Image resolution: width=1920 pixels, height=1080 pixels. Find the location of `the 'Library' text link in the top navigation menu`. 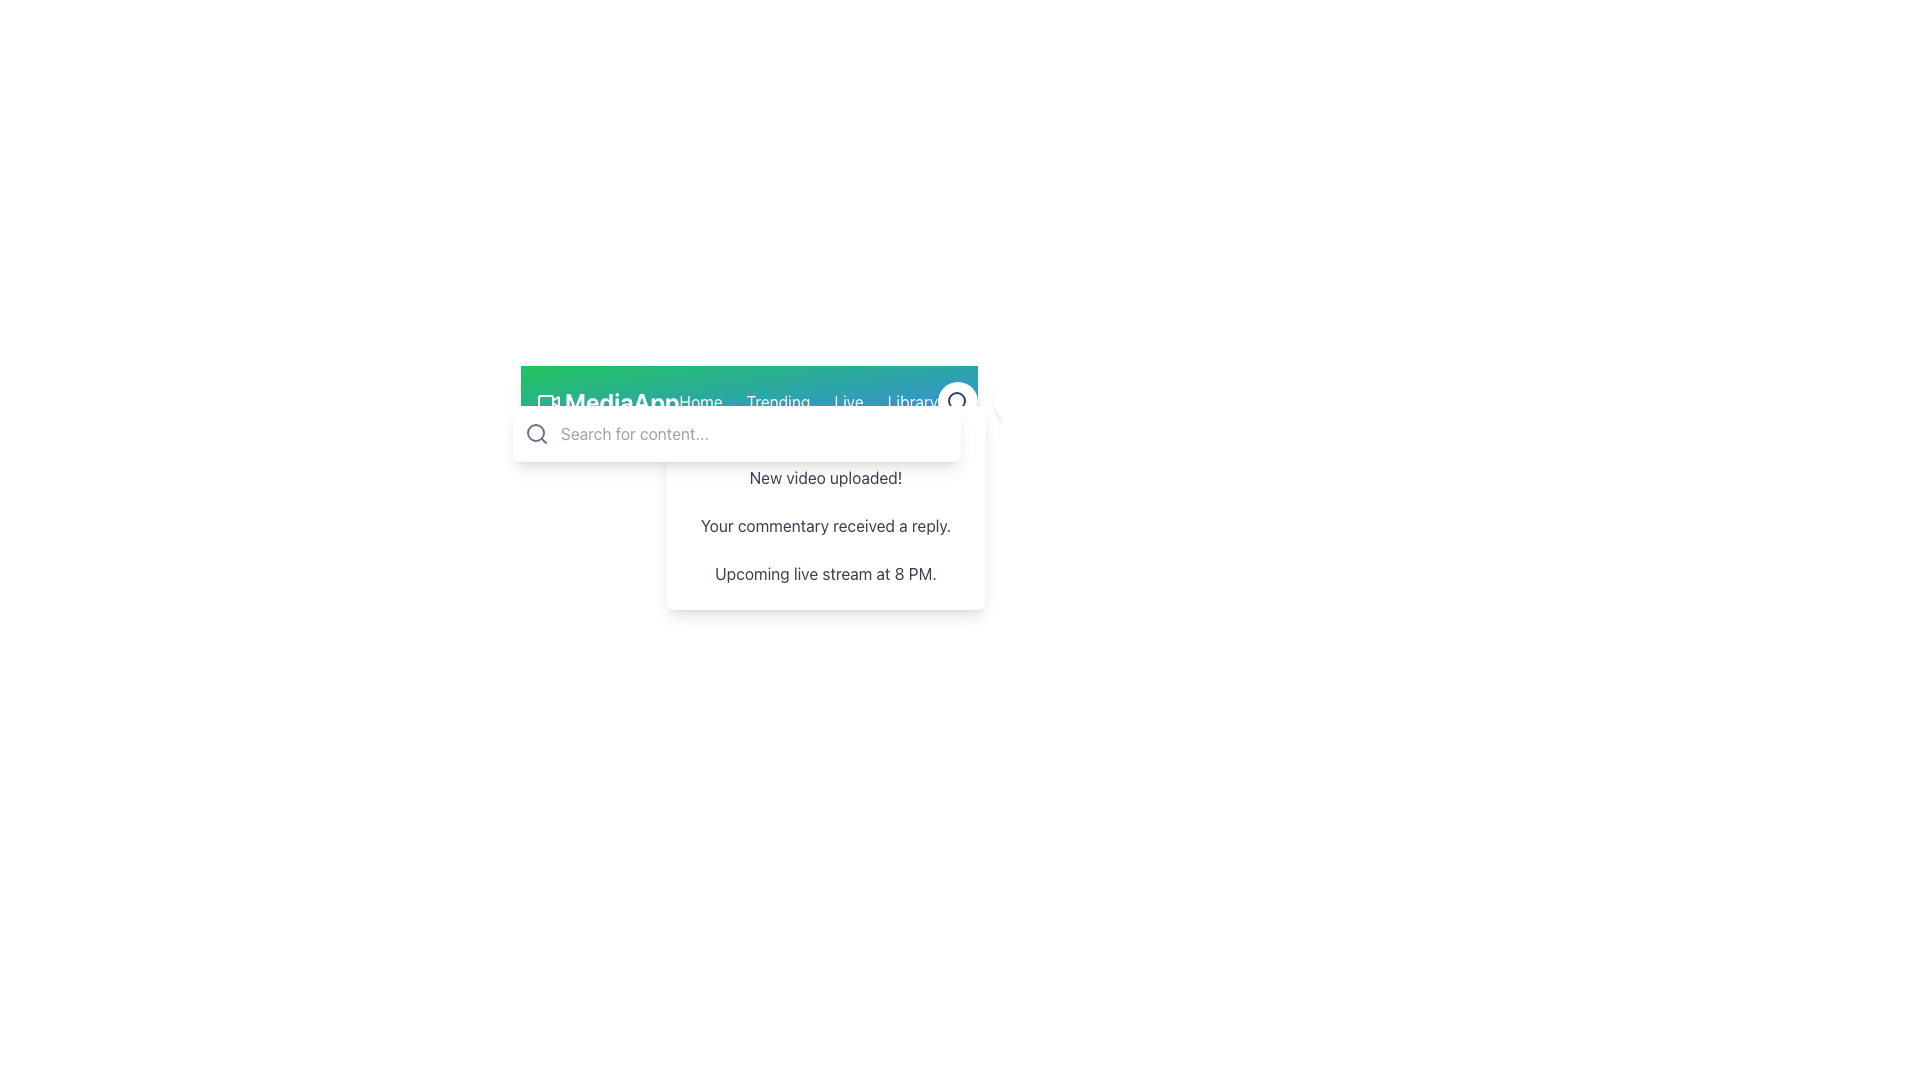

the 'Library' text link in the top navigation menu is located at coordinates (911, 401).